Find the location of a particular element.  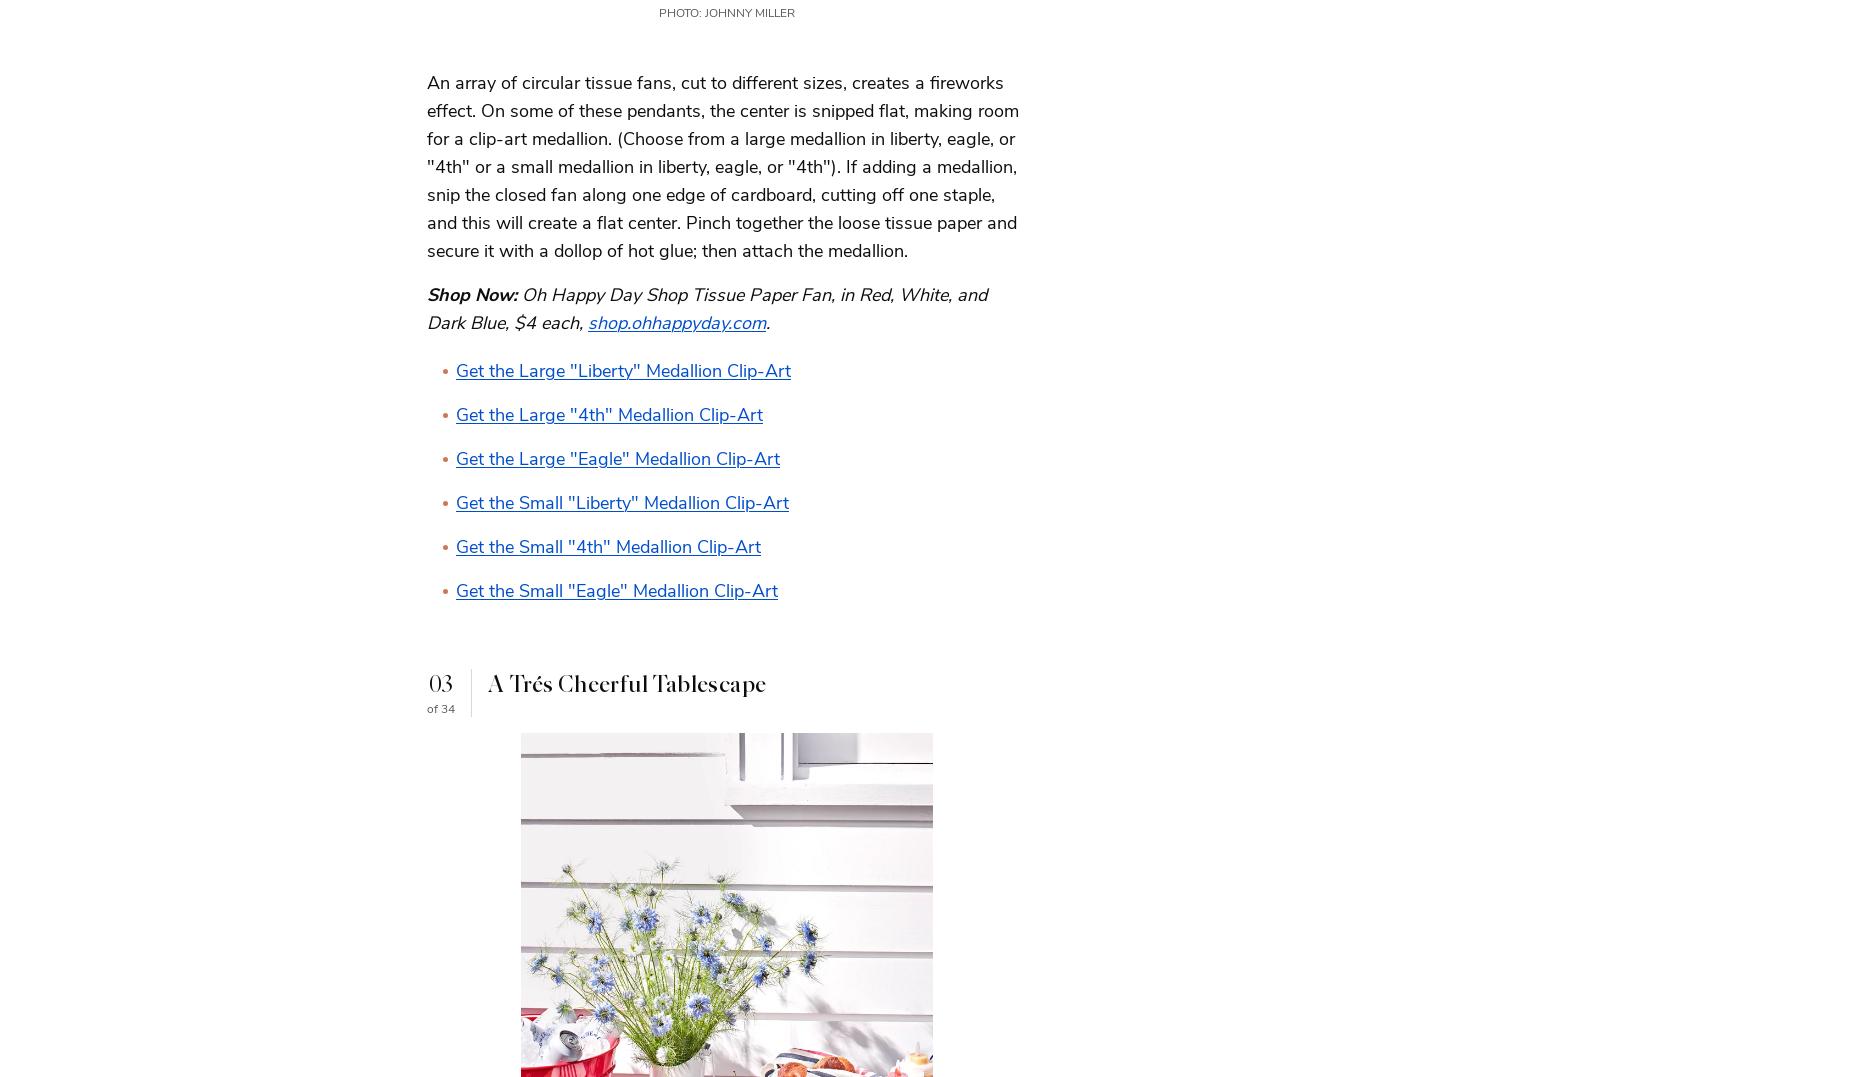

'Get the Small "Eagle" Medallion Clip-Art' is located at coordinates (616, 588).